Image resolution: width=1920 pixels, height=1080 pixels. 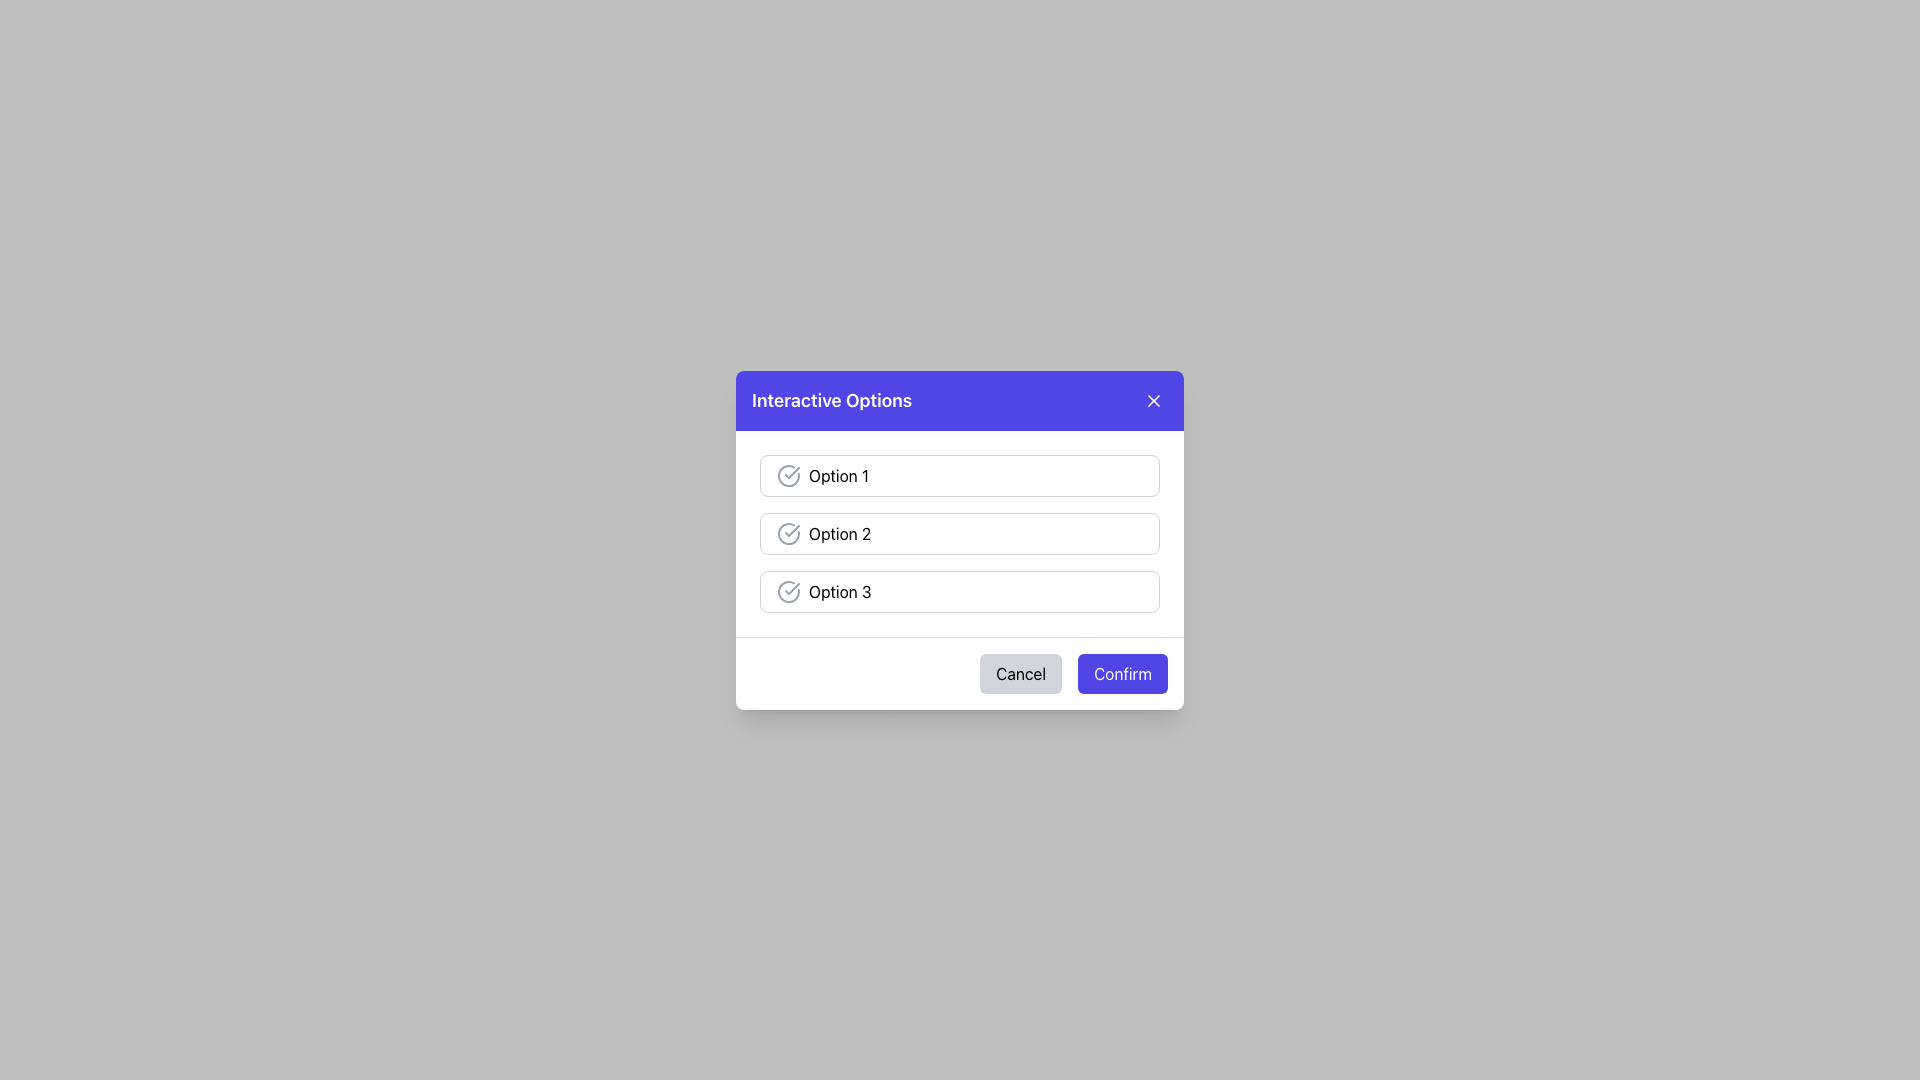 What do you see at coordinates (787, 531) in the screenshot?
I see `the Icon (Circle with Checkmark) located in the second option of the vertically arranged list labeled 'Option 2', which is next to the text label` at bounding box center [787, 531].